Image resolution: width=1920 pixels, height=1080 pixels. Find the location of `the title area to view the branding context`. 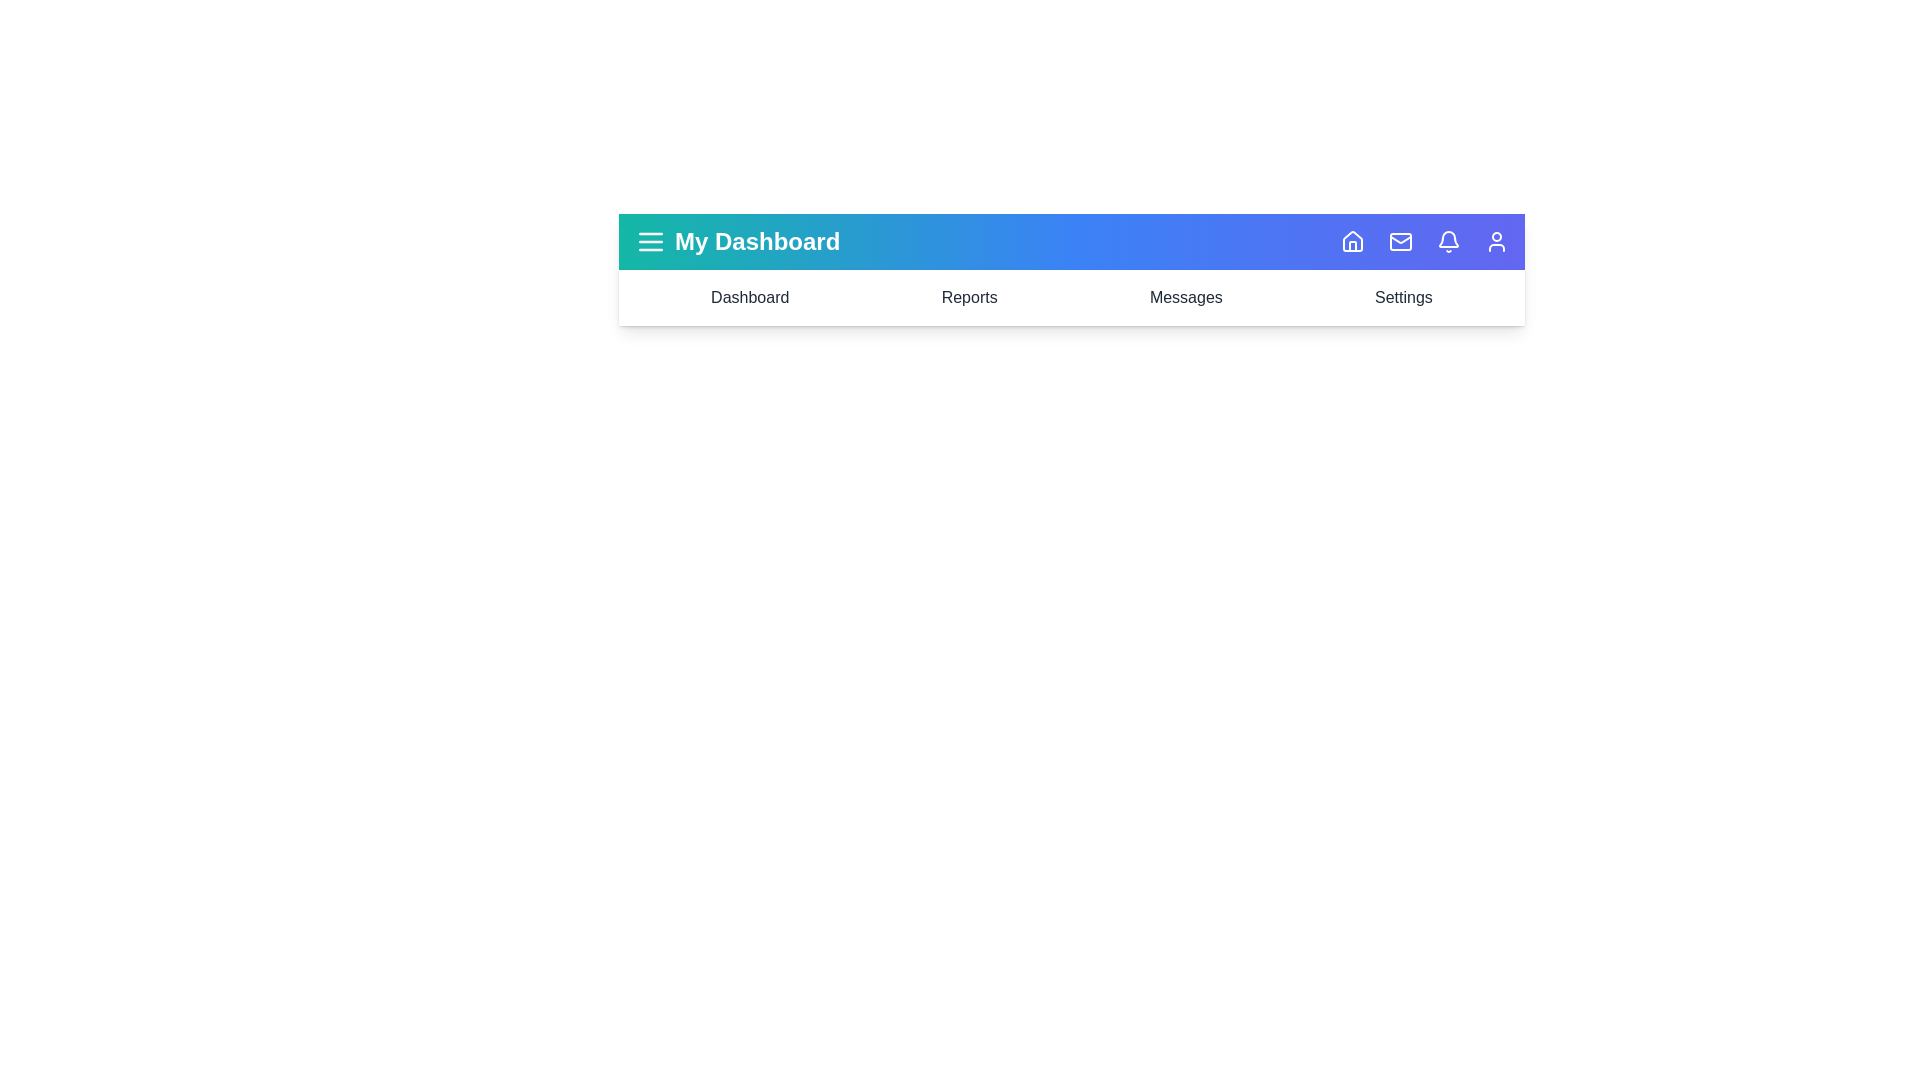

the title area to view the branding context is located at coordinates (756, 241).